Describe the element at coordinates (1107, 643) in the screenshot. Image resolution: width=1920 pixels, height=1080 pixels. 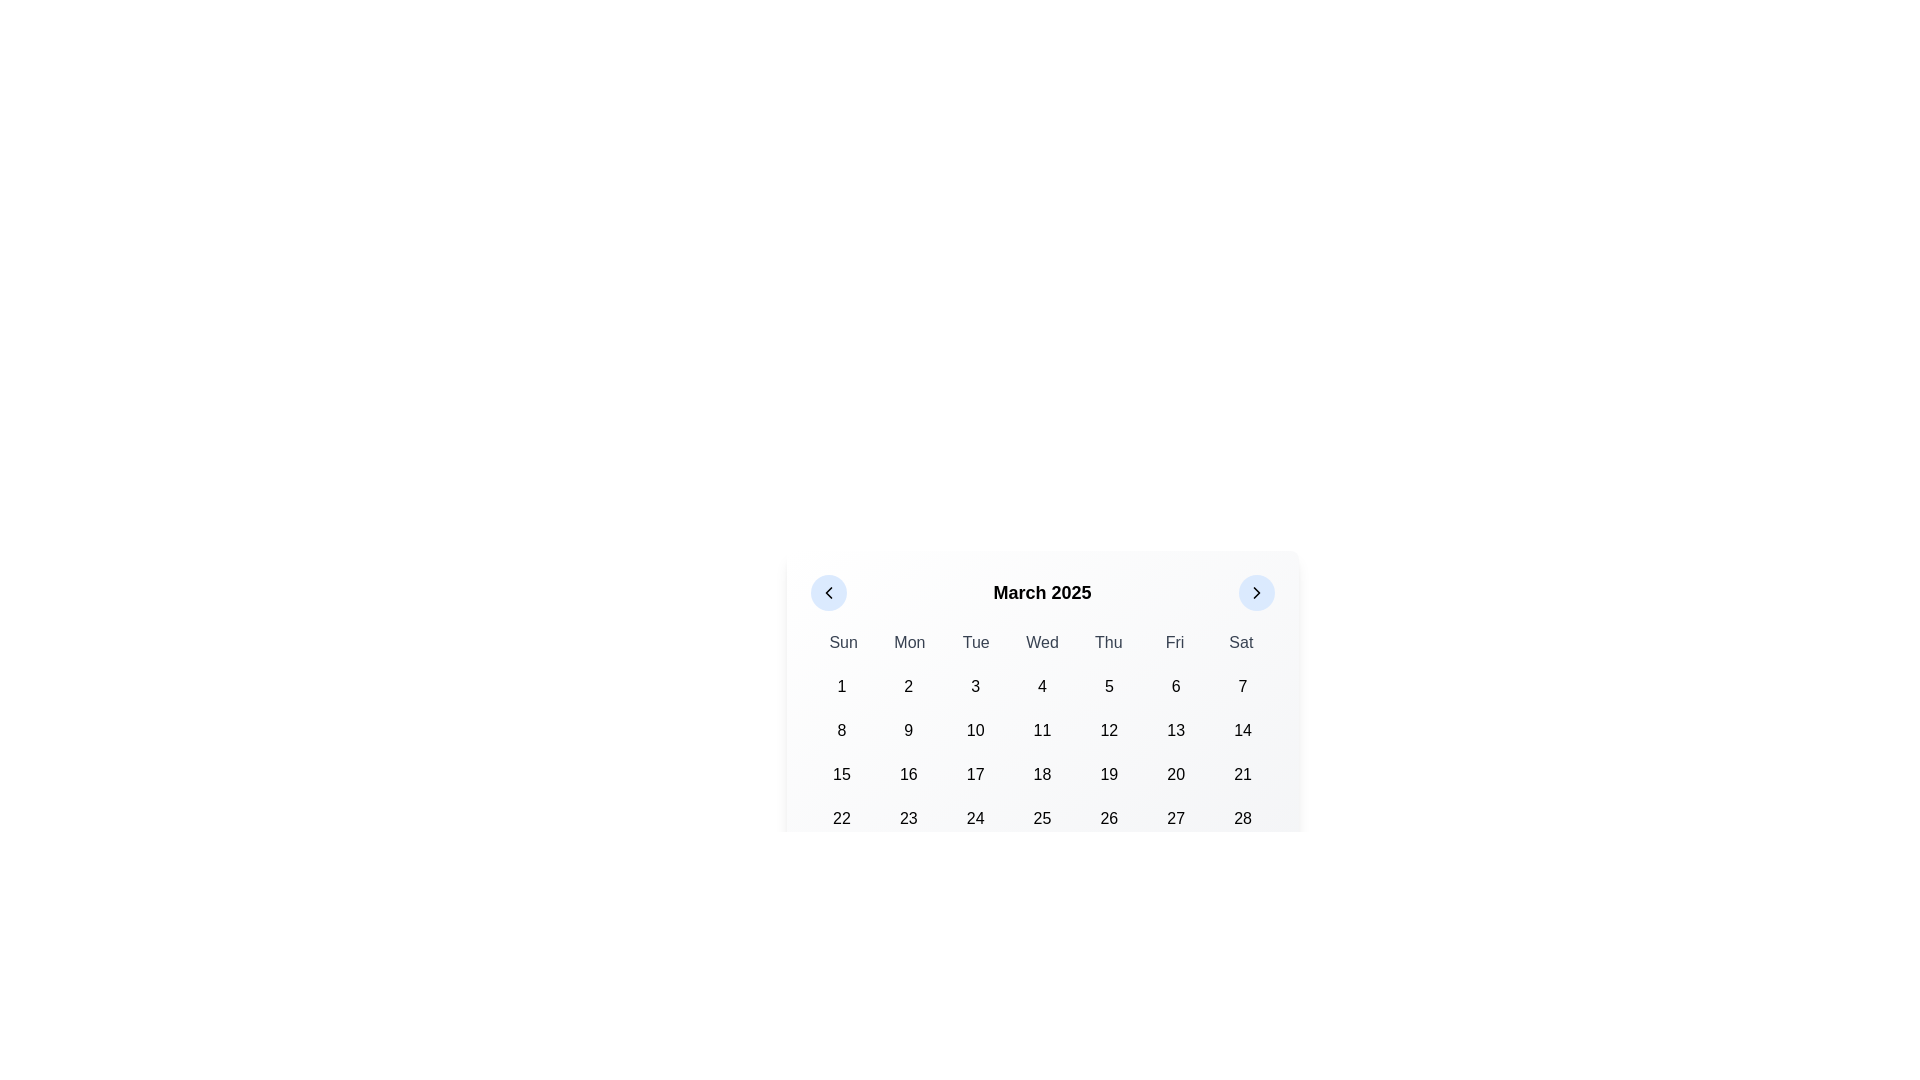
I see `the header label for the column representing Thursdays in the calendar, located between 'Wed' and 'Fri'` at that location.